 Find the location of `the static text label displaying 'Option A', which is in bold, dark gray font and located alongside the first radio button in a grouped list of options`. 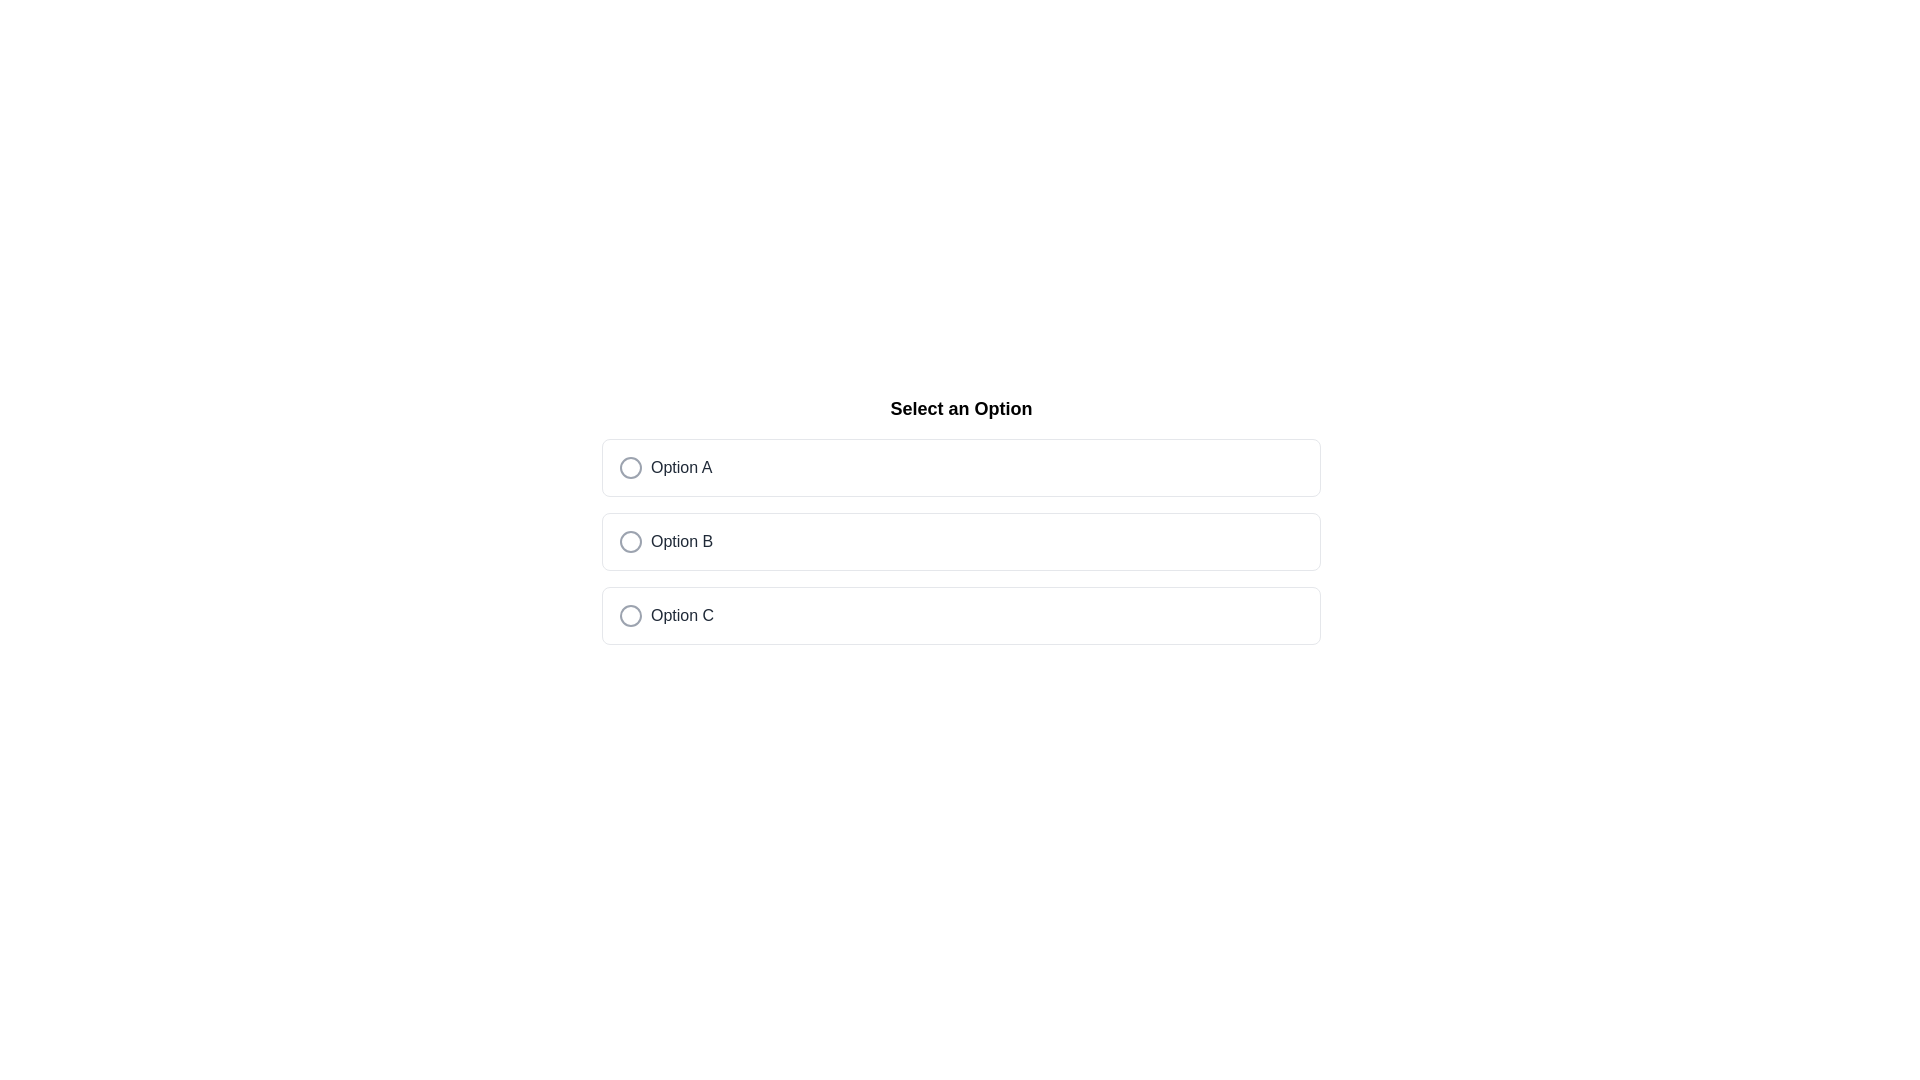

the static text label displaying 'Option A', which is in bold, dark gray font and located alongside the first radio button in a grouped list of options is located at coordinates (681, 467).